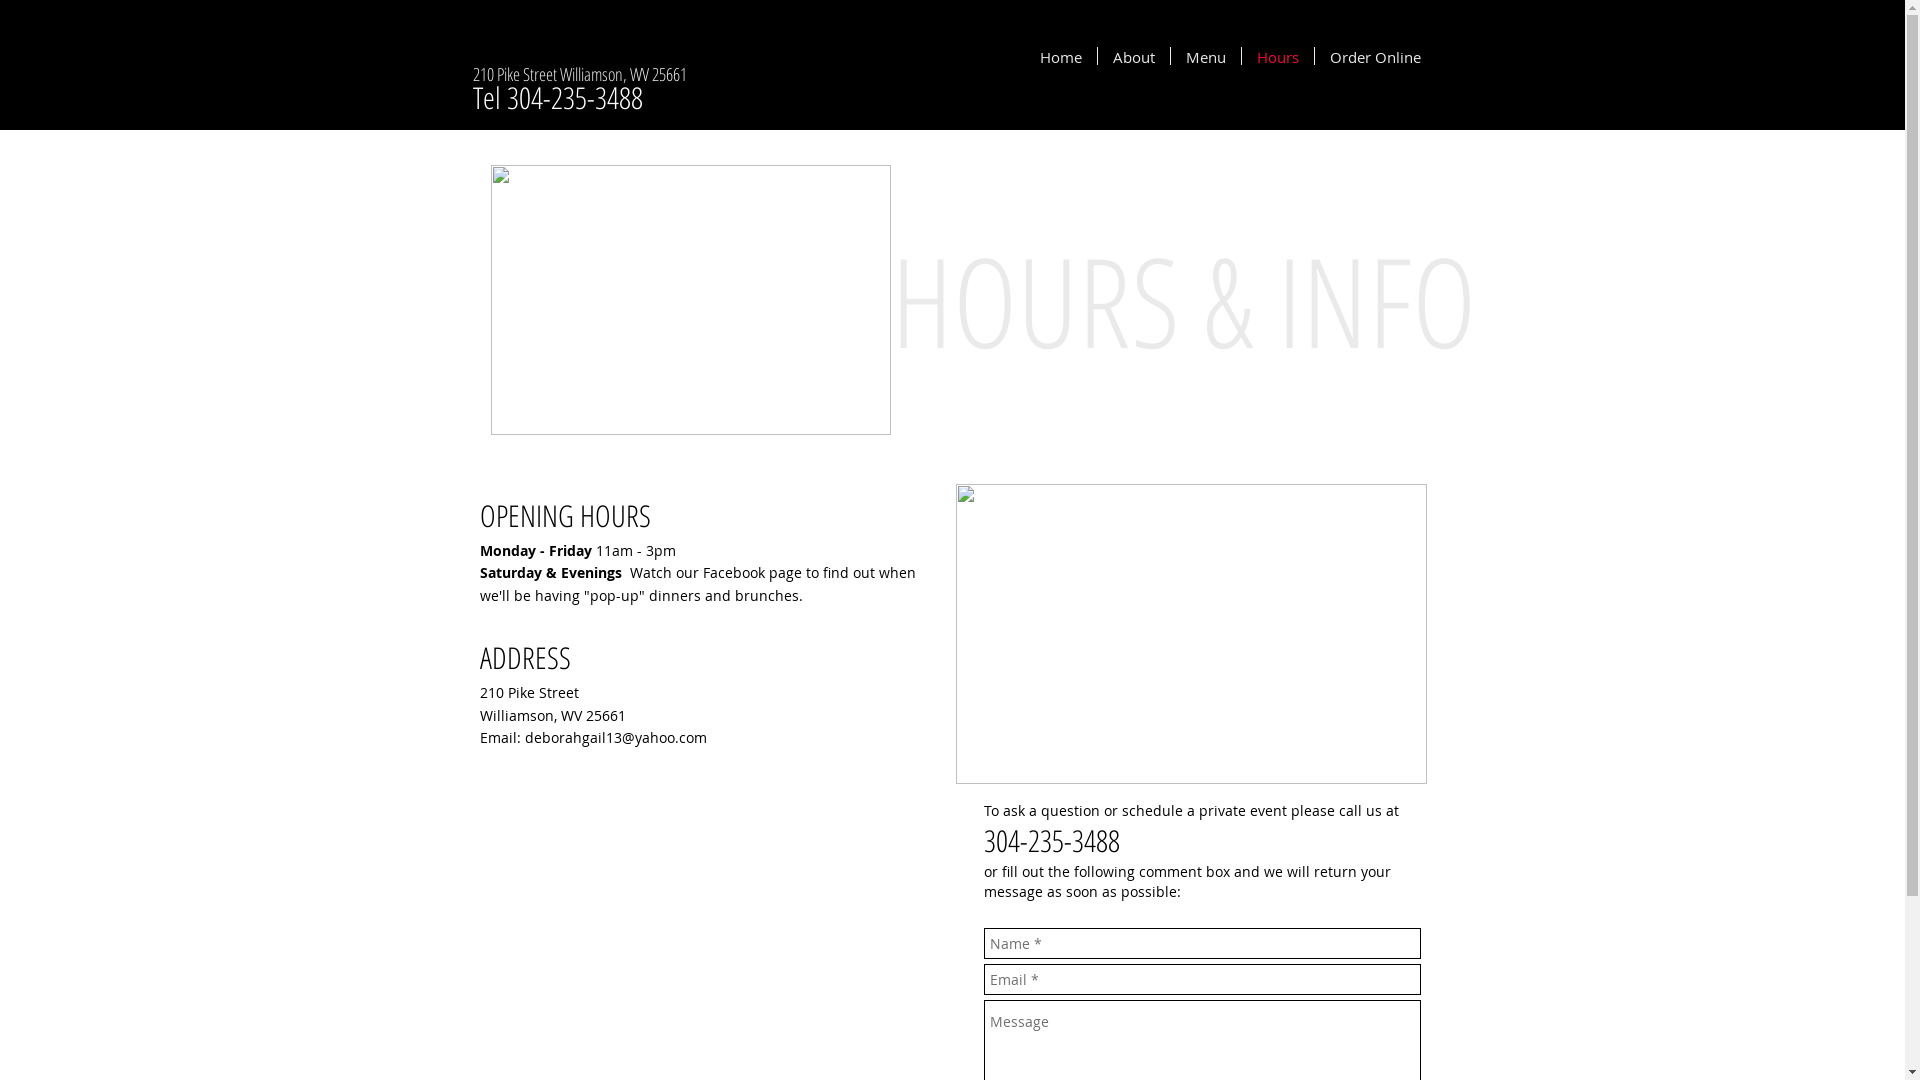 The image size is (1920, 1080). What do you see at coordinates (1276, 55) in the screenshot?
I see `'Hours'` at bounding box center [1276, 55].